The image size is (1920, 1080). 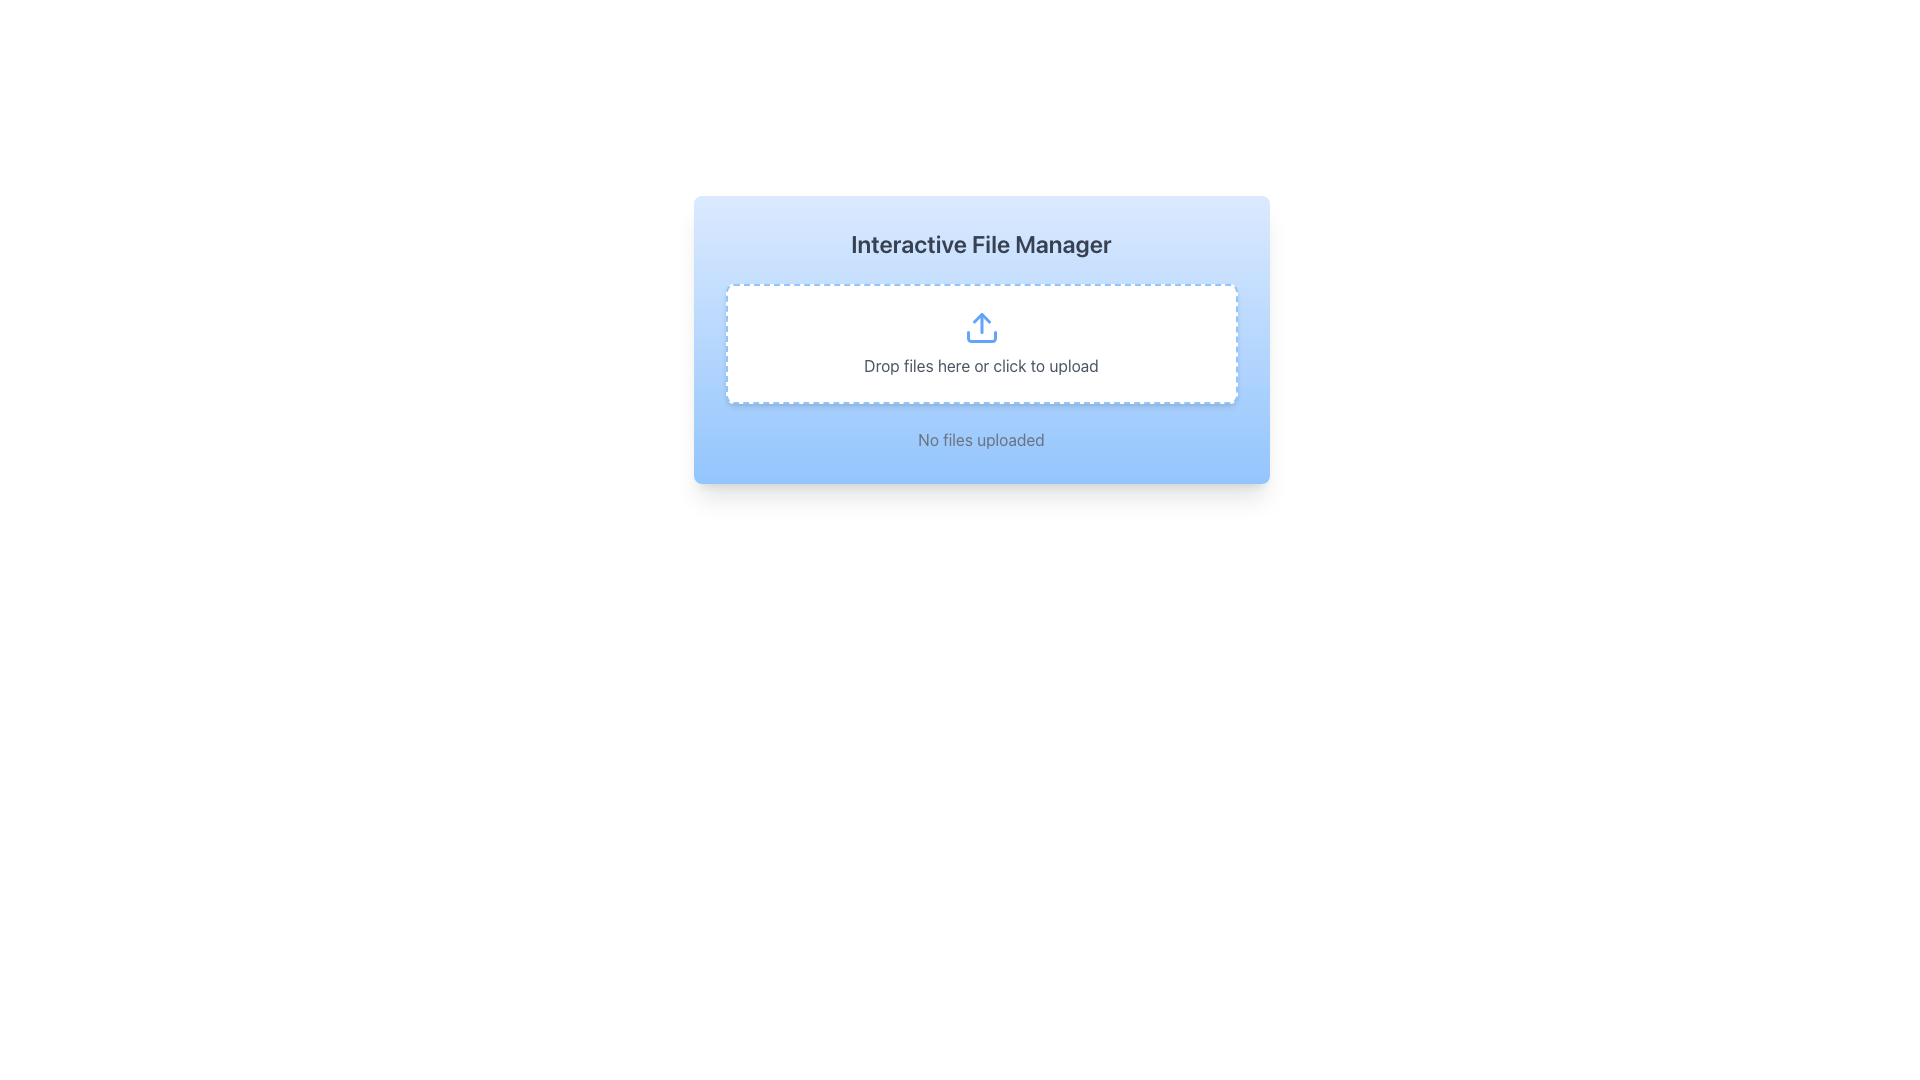 What do you see at coordinates (981, 342) in the screenshot?
I see `the invisible file input field located centrally within the rectangular box that has a dashed border and light blue background` at bounding box center [981, 342].